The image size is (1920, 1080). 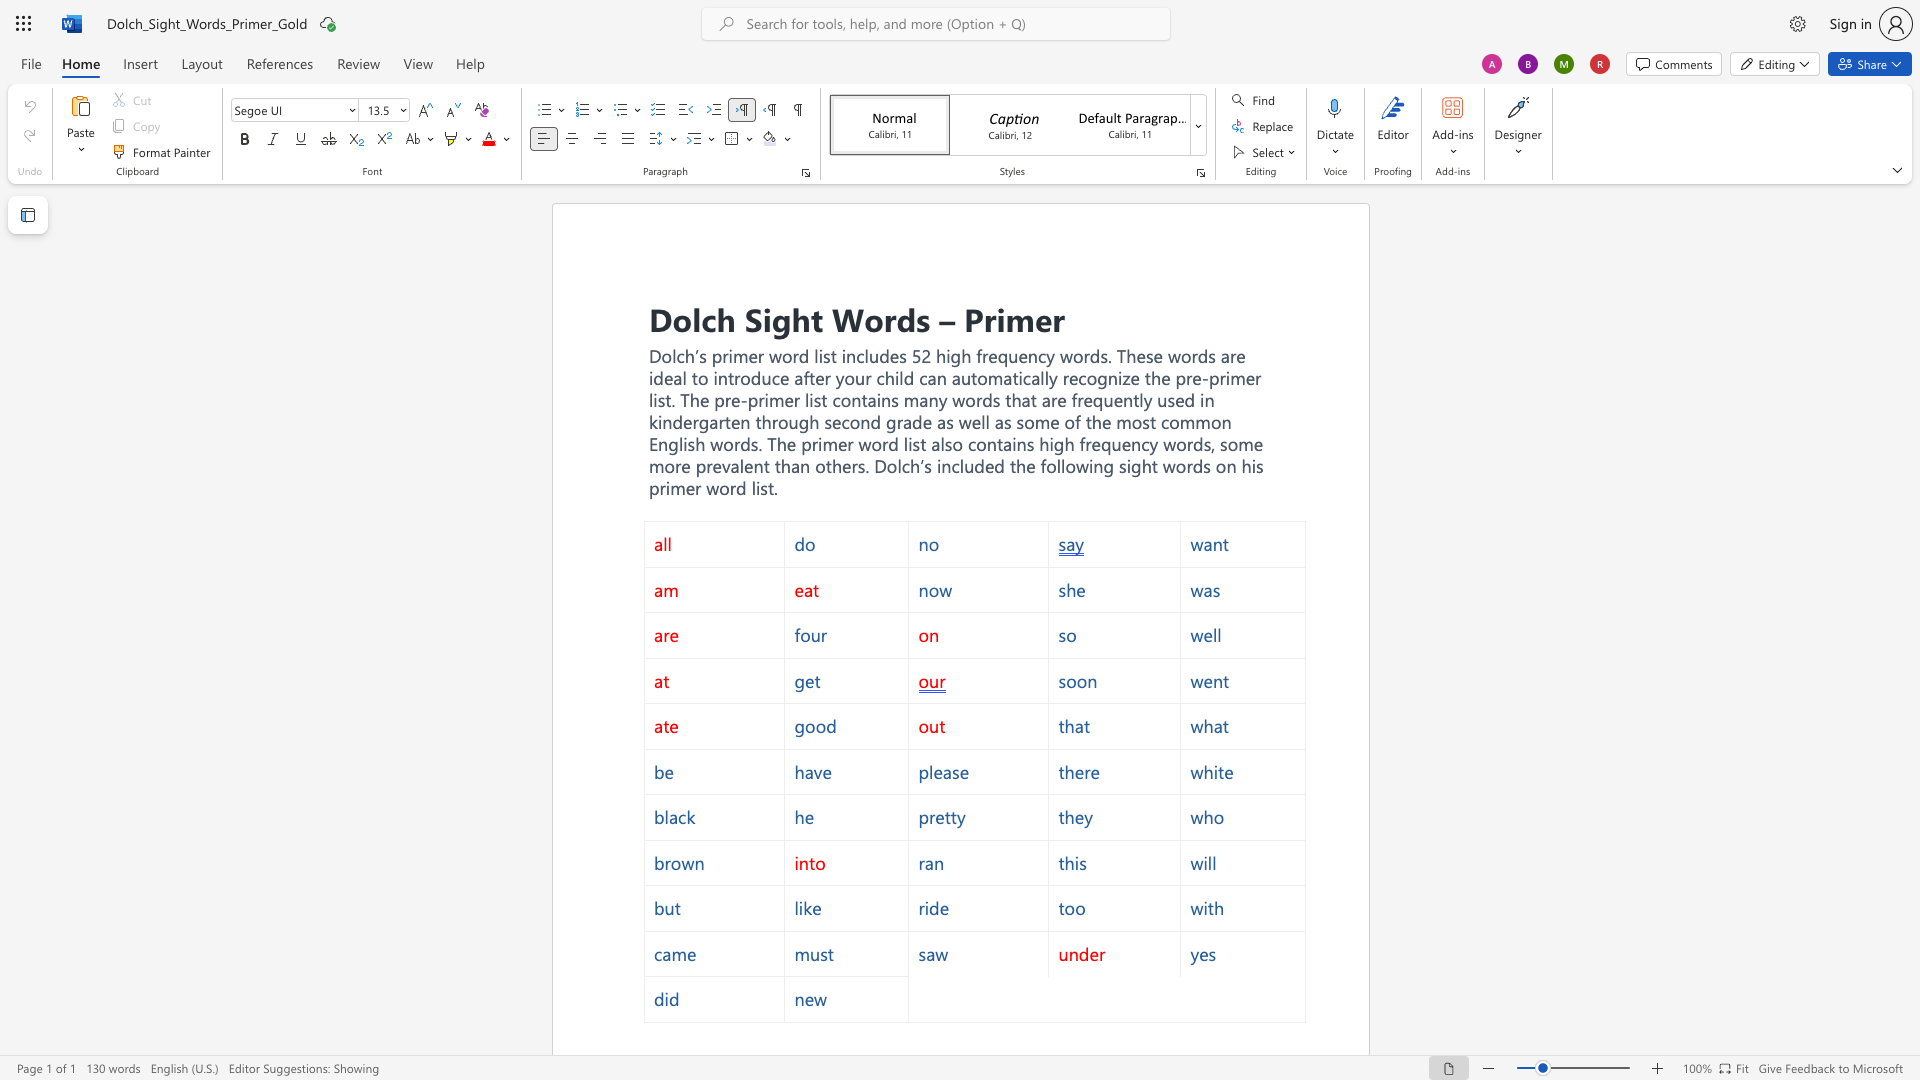 I want to click on the 2th character "u" in the text, so click(x=969, y=466).